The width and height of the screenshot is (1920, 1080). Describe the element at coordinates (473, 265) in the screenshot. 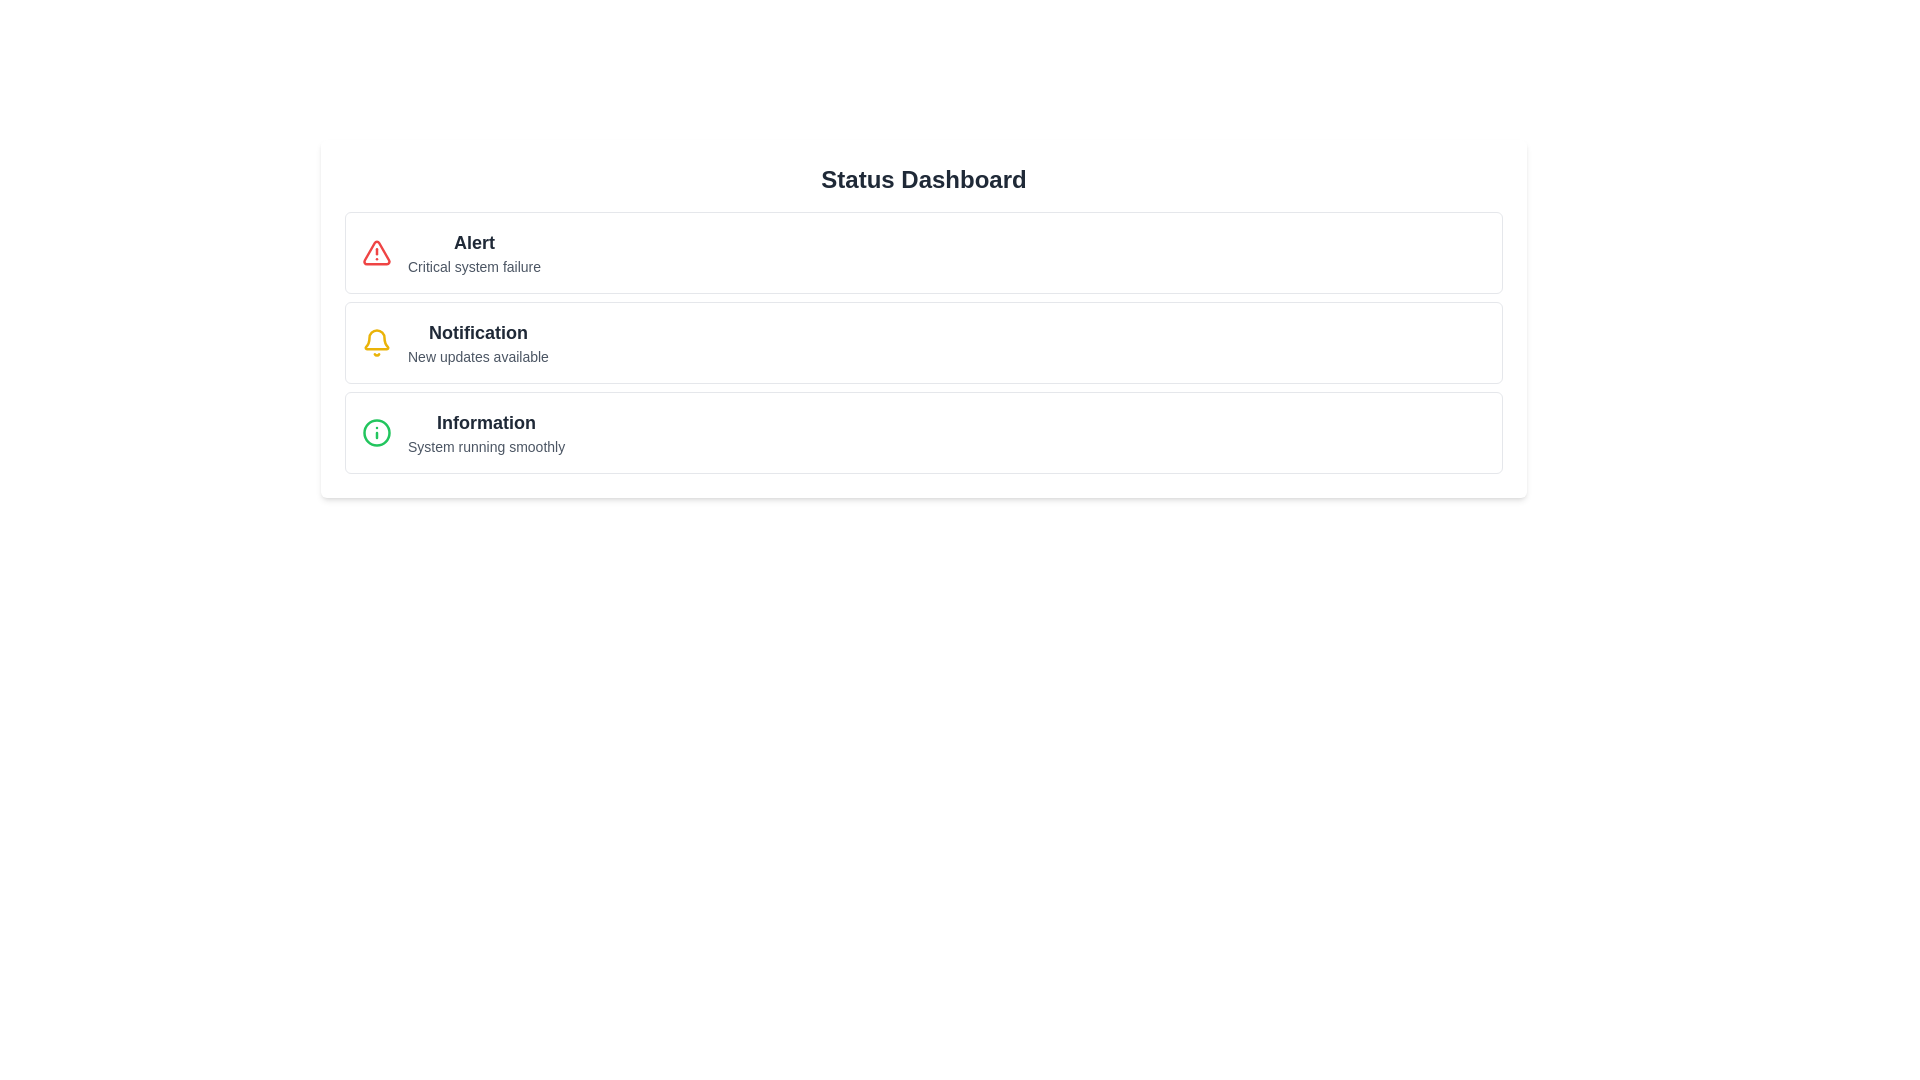

I see `the detailed description text element located below the 'Alert' label in the first notification segment` at that location.